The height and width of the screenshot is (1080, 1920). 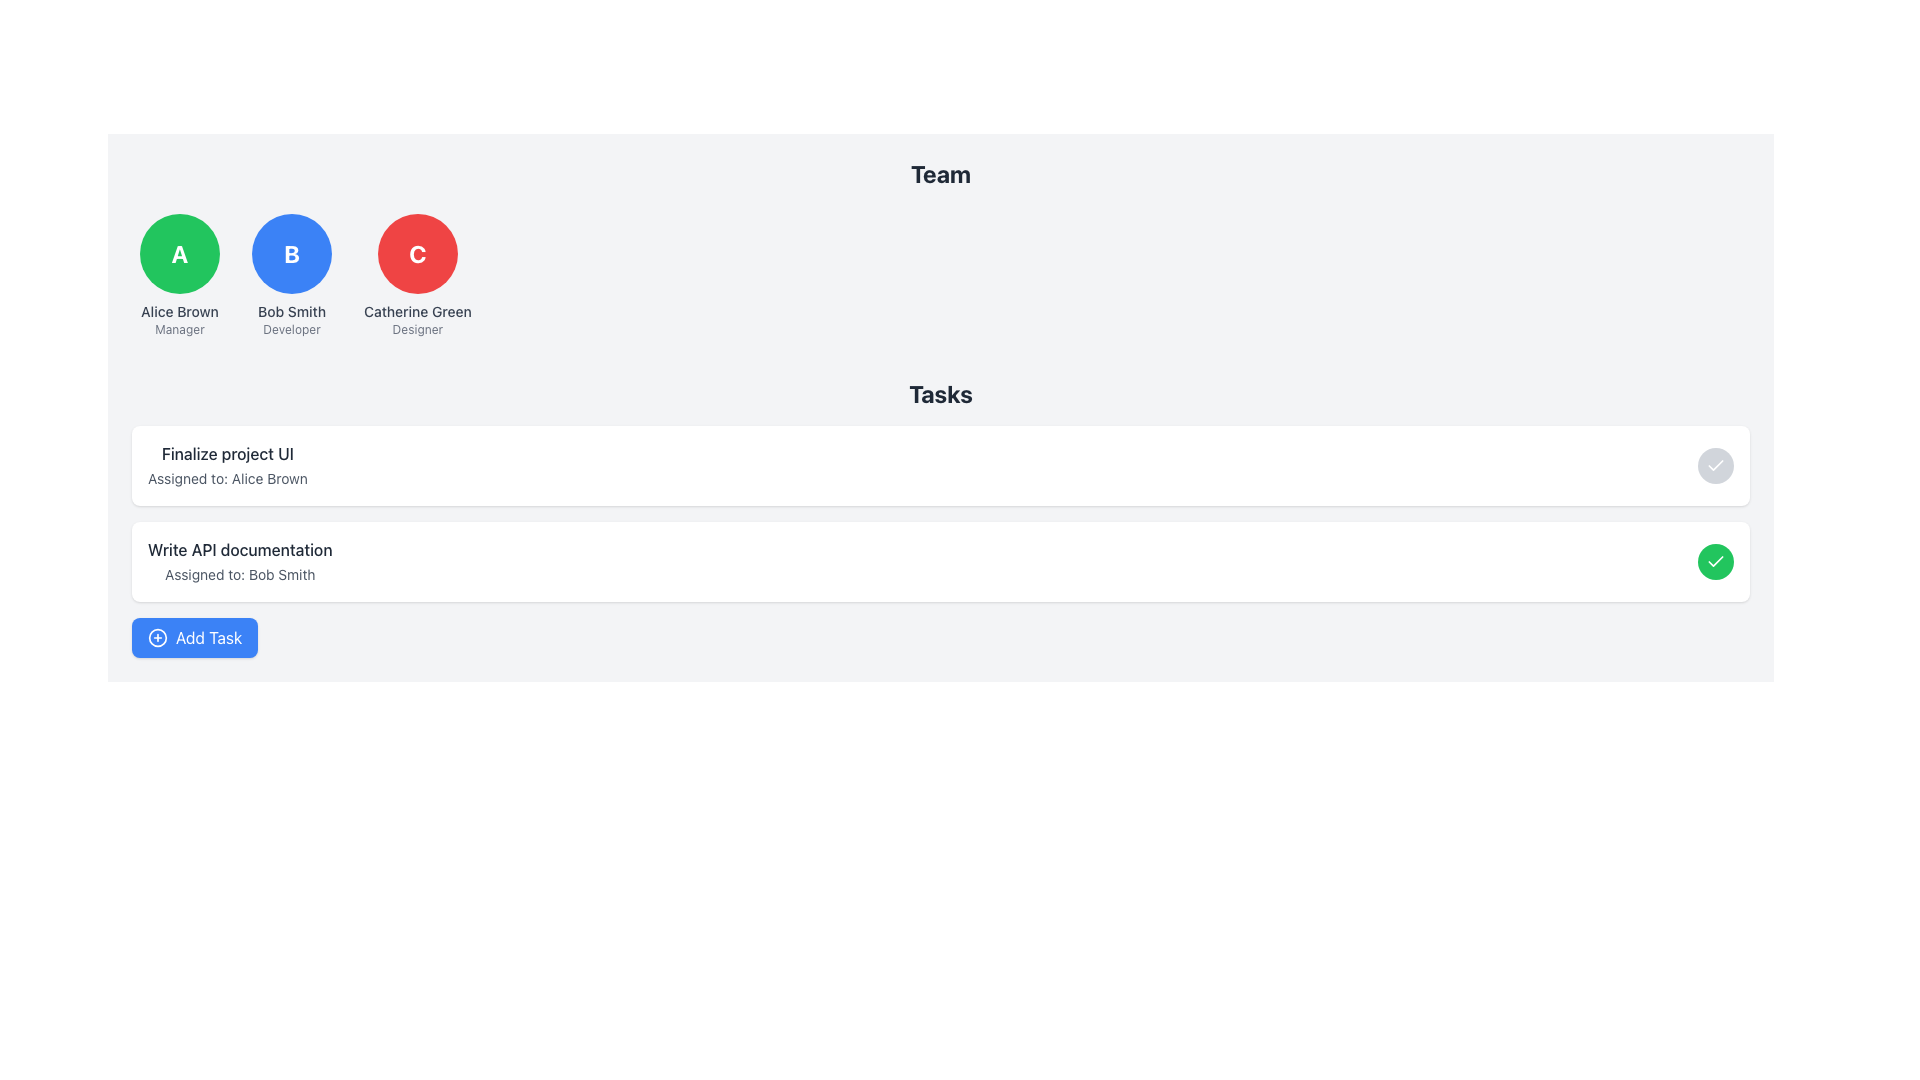 What do you see at coordinates (1715, 562) in the screenshot?
I see `the small circular green button with a white checkmark icon located to the far right of the task item labeled 'Write API documentation' to confirm or complete the task` at bounding box center [1715, 562].